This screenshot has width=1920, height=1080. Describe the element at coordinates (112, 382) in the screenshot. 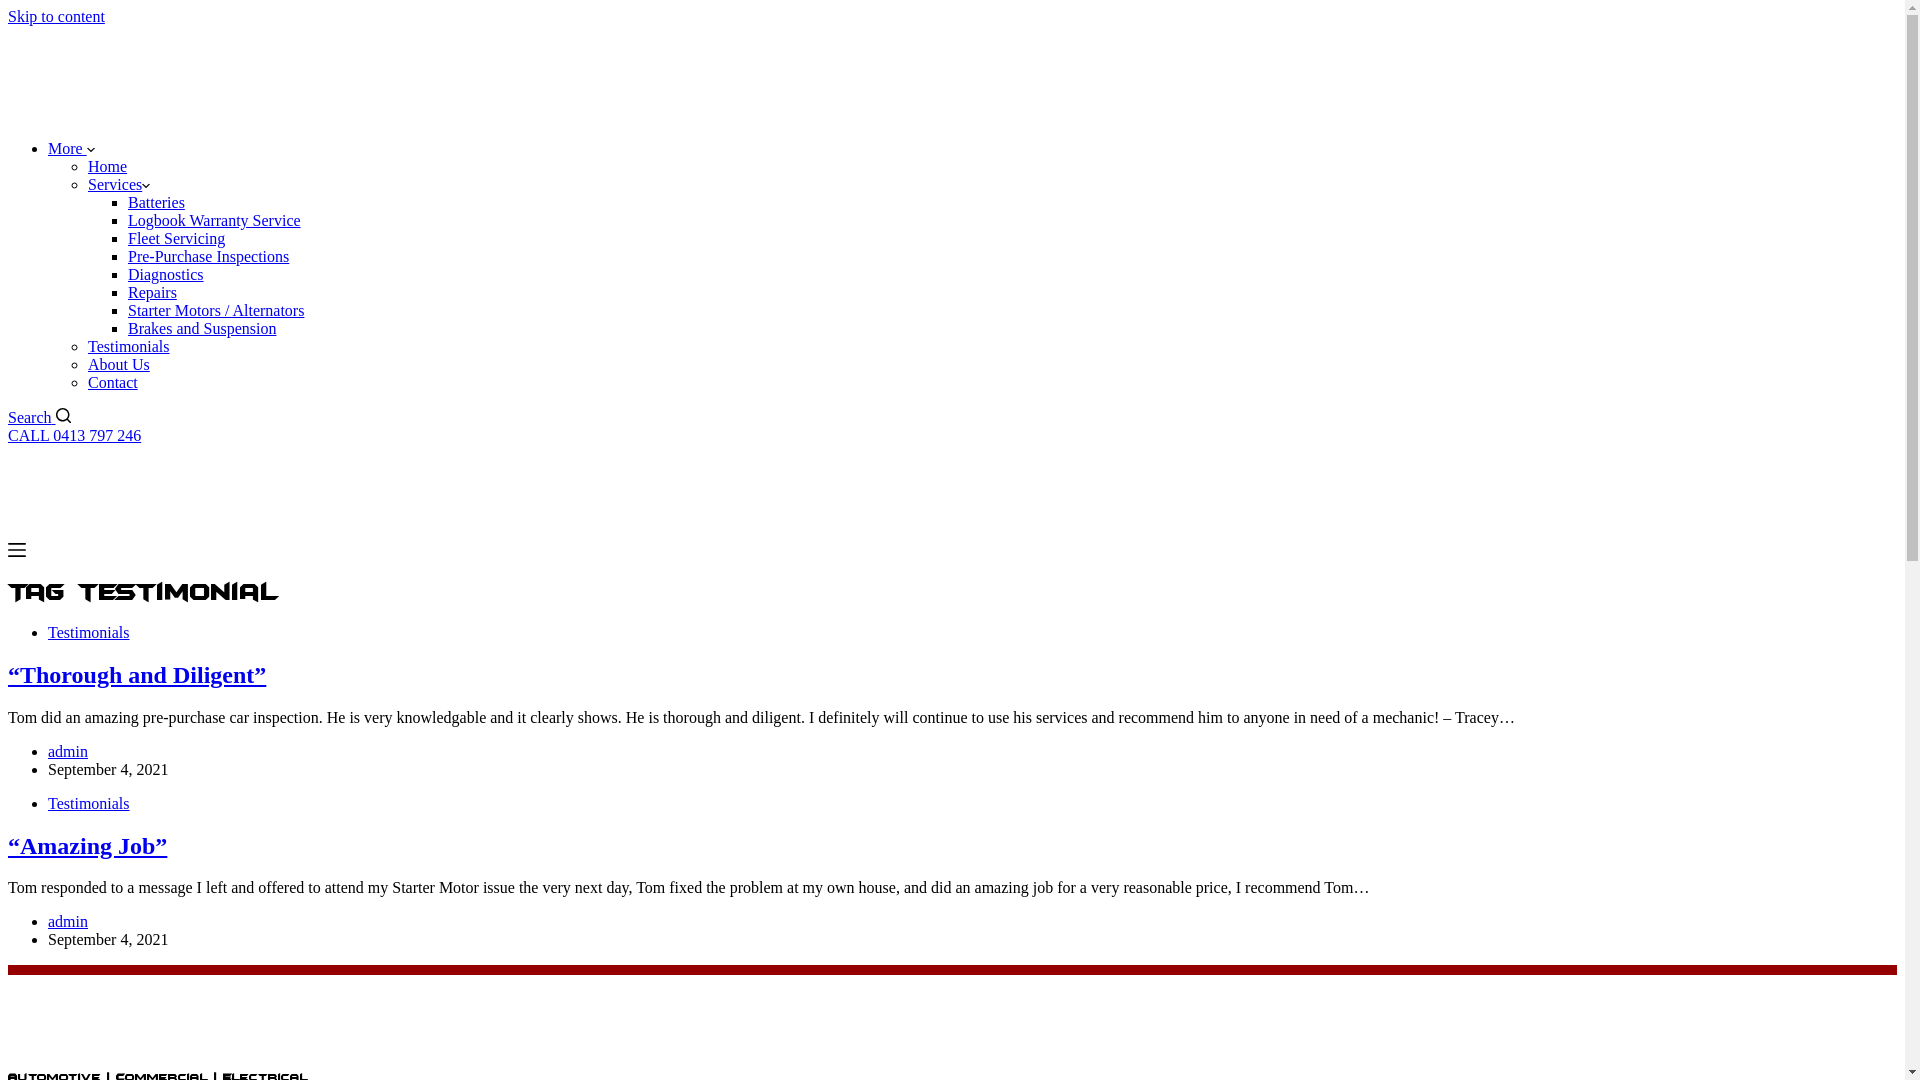

I see `'Contact'` at that location.